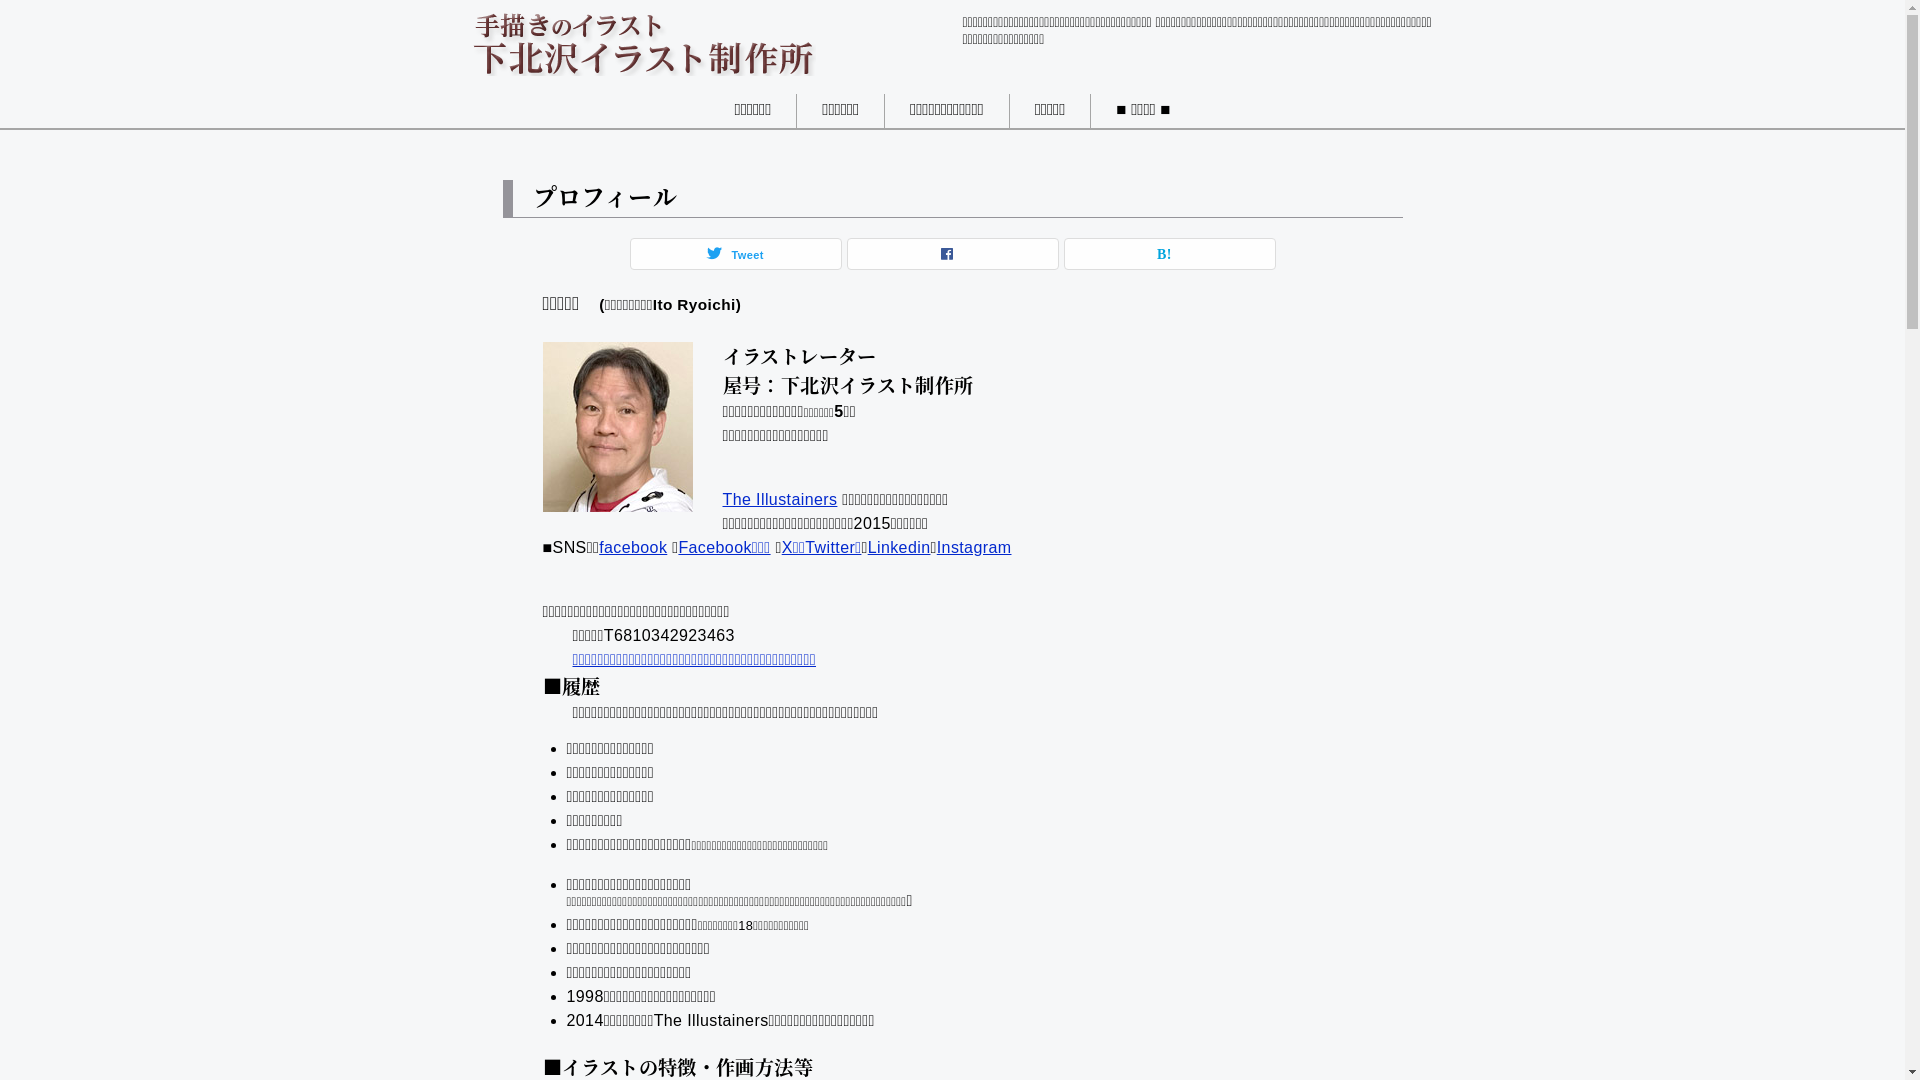 Image resolution: width=1920 pixels, height=1080 pixels. Describe the element at coordinates (974, 547) in the screenshot. I see `'Instagram'` at that location.